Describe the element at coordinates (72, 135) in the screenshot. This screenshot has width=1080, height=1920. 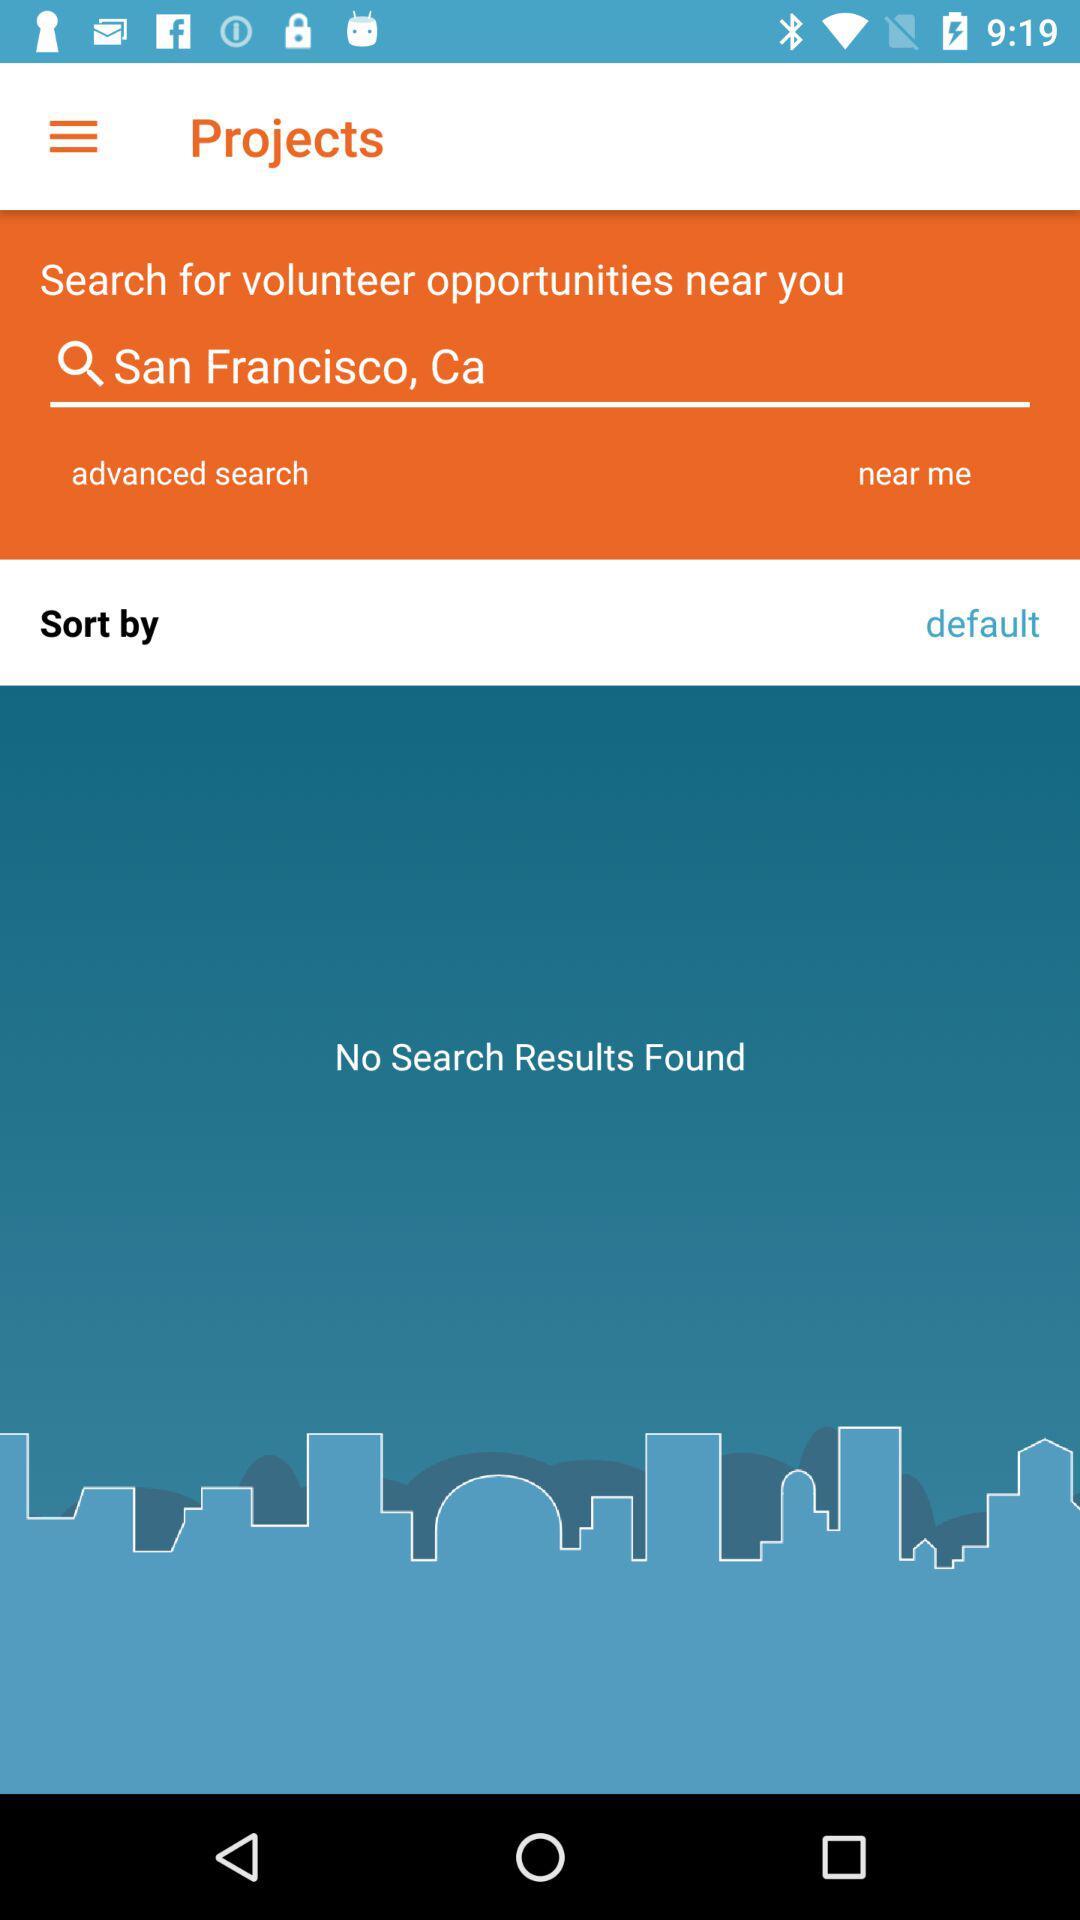
I see `menu` at that location.